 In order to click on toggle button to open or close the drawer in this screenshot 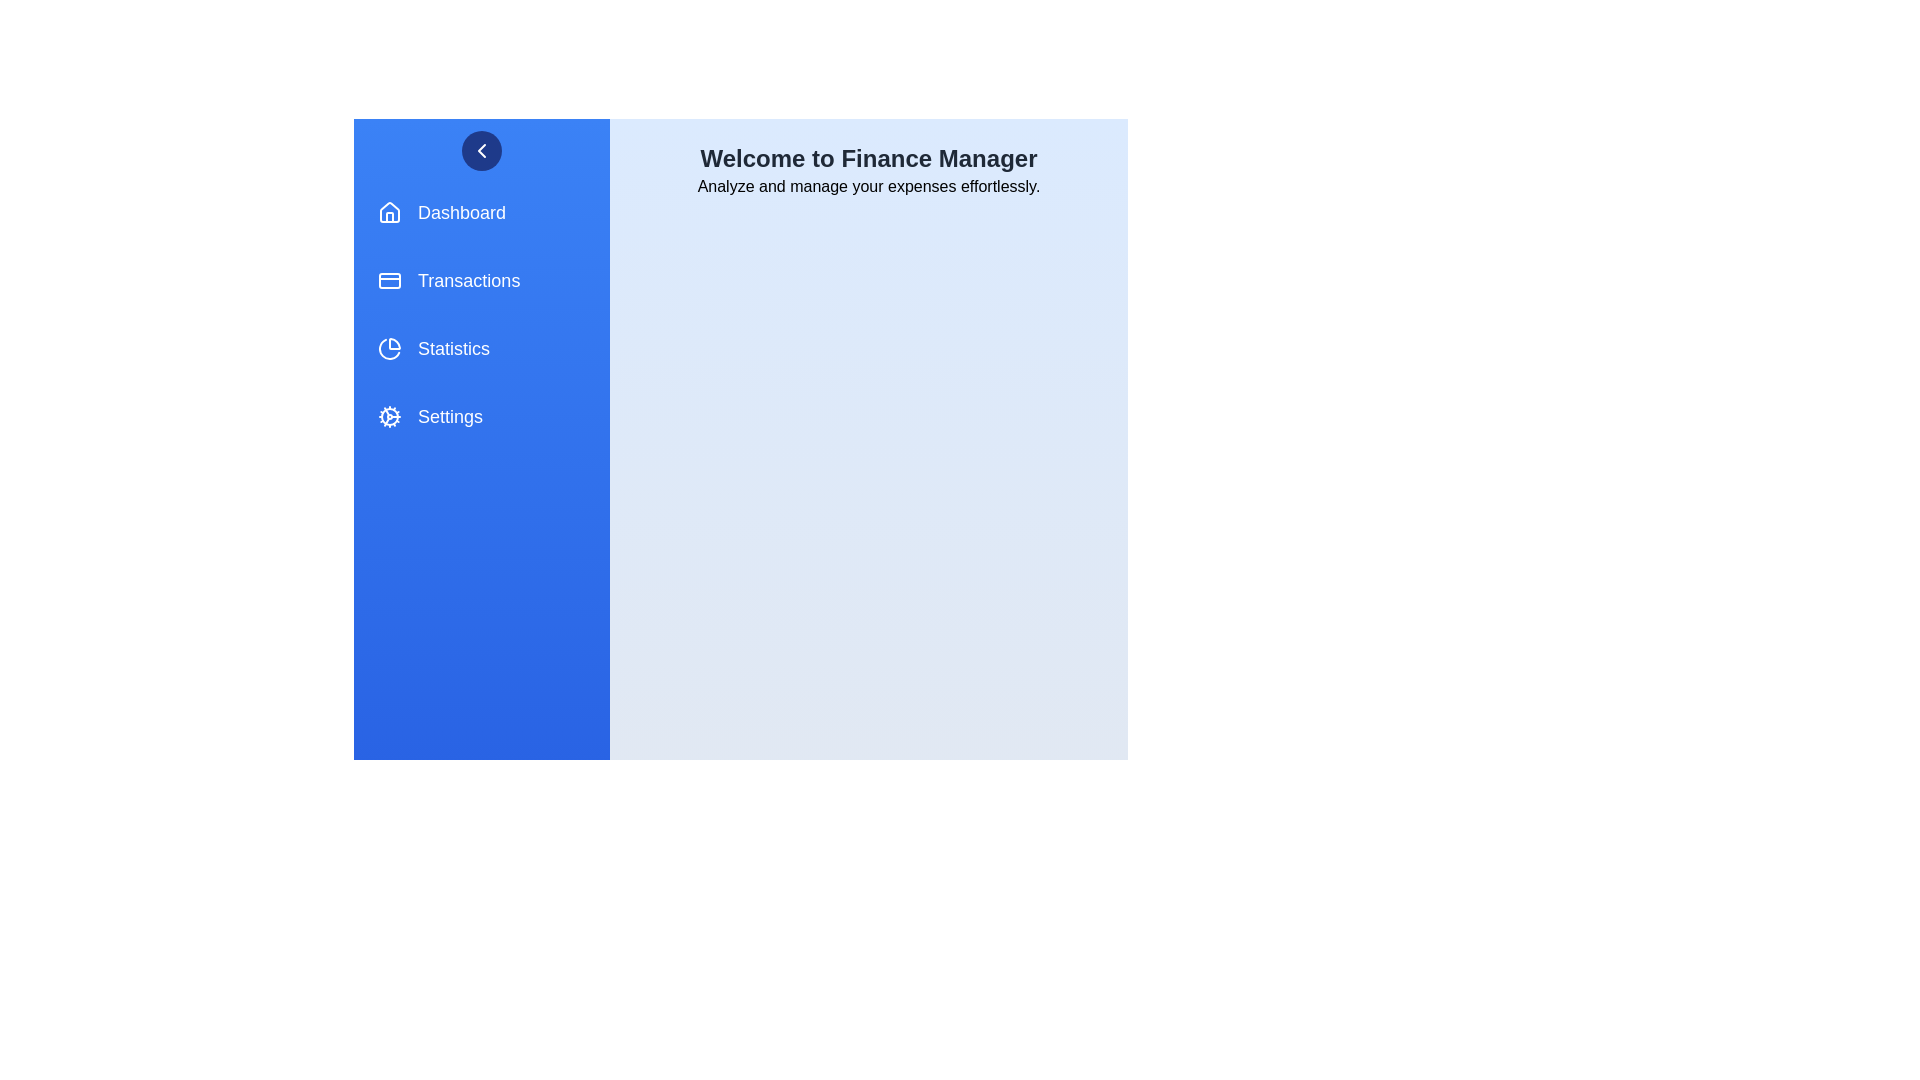, I will do `click(481, 149)`.